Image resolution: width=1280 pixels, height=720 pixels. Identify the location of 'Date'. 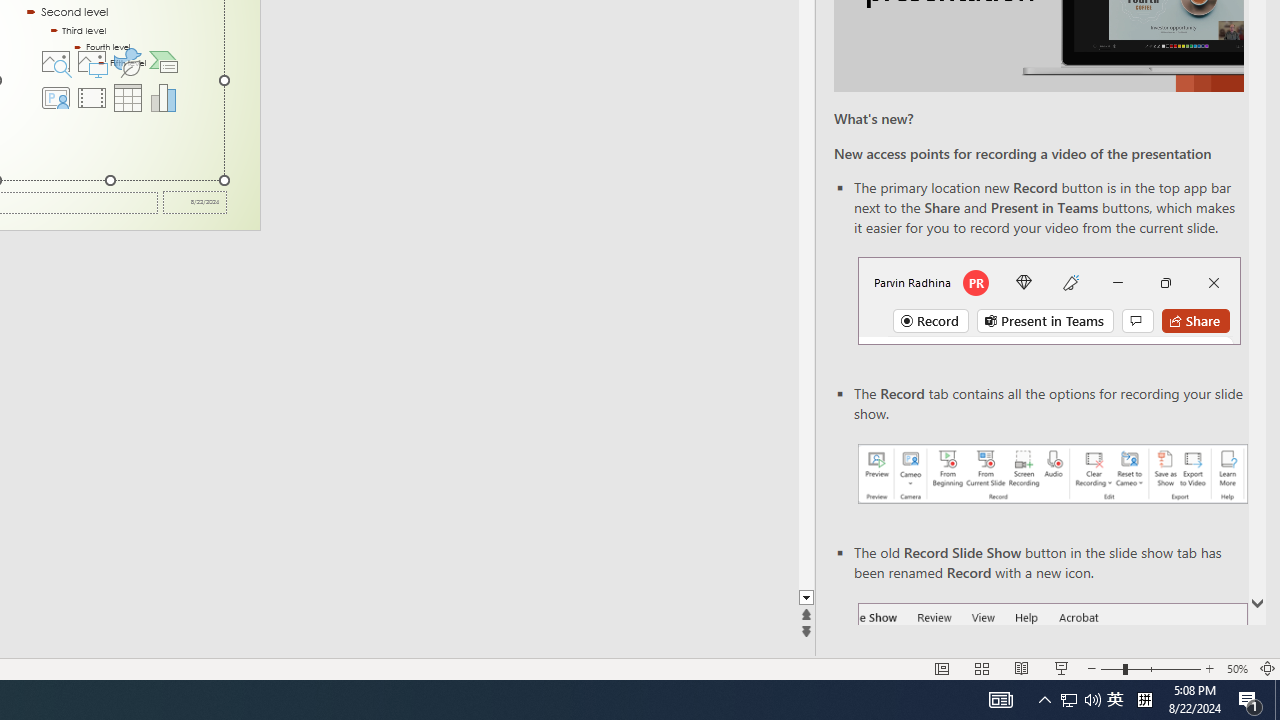
(194, 202).